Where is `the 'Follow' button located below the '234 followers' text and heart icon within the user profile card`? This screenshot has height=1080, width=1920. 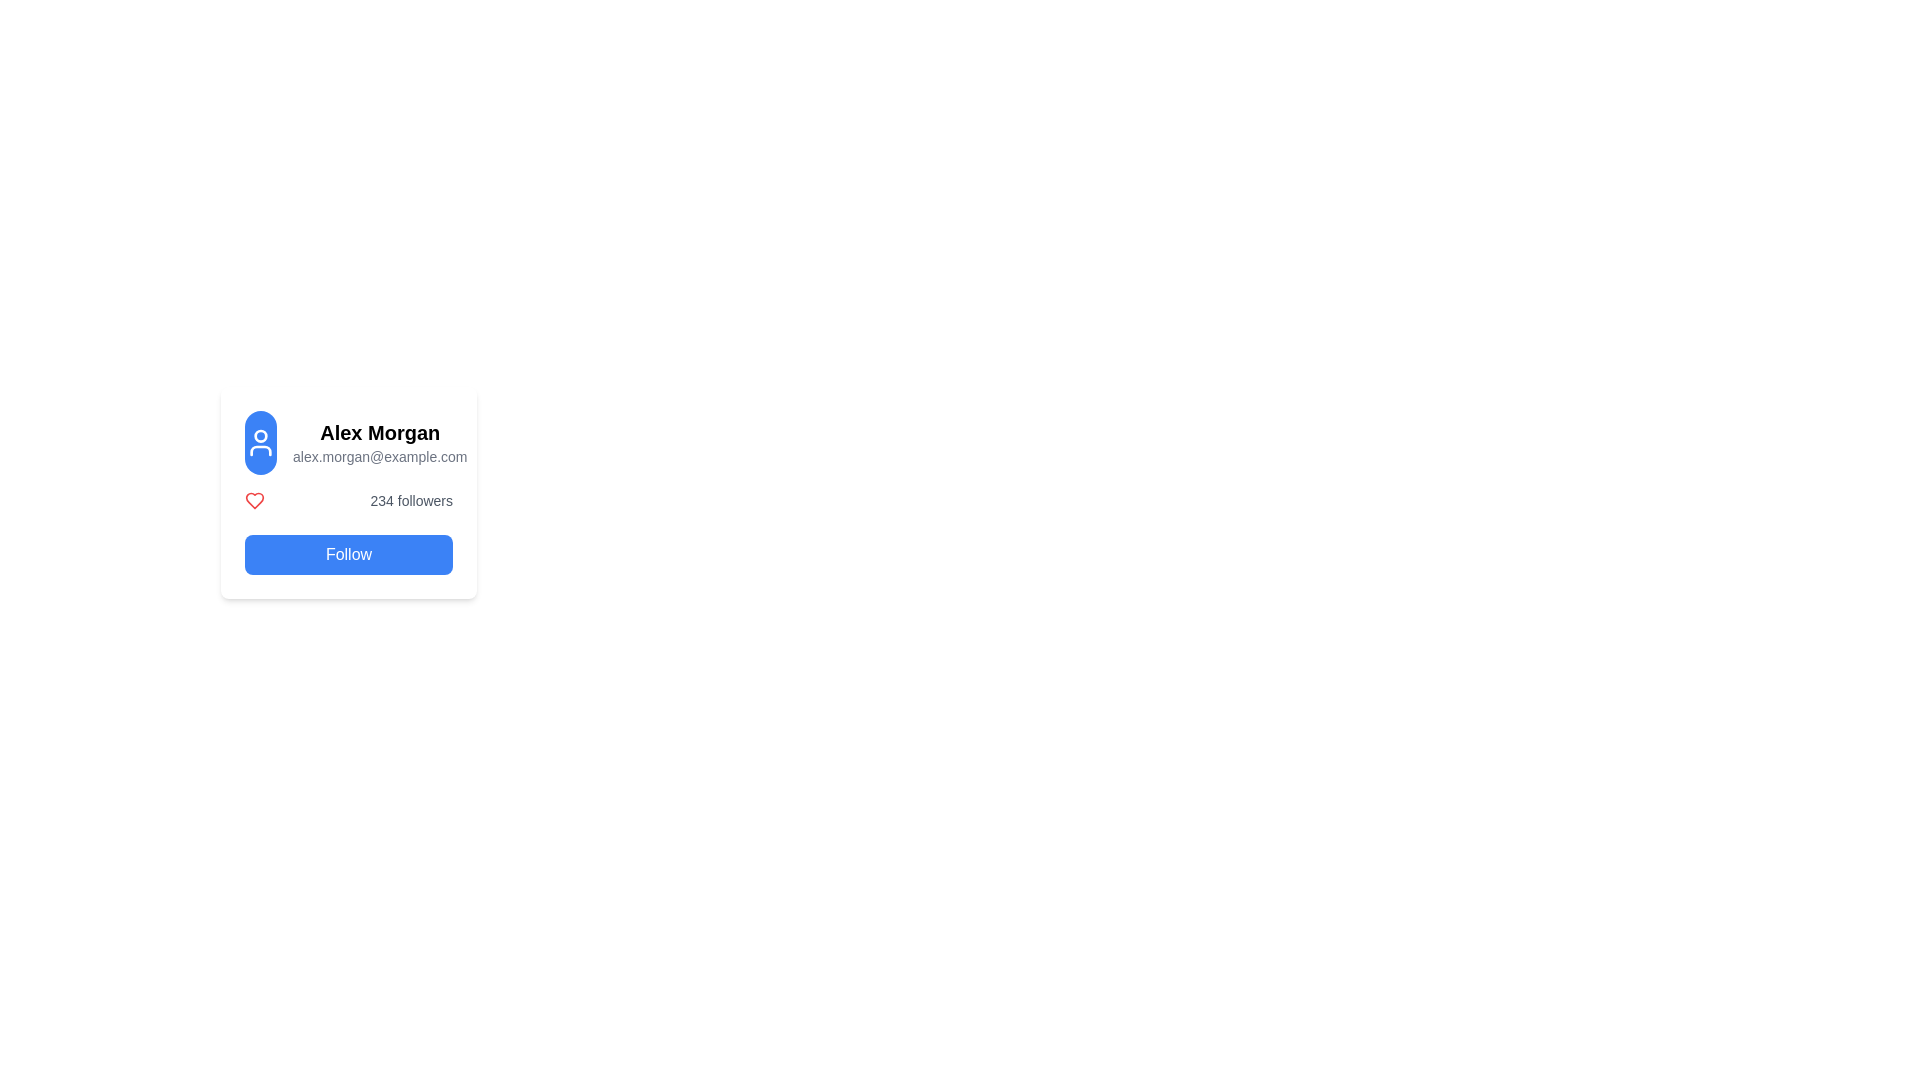 the 'Follow' button located below the '234 followers' text and heart icon within the user profile card is located at coordinates (349, 531).